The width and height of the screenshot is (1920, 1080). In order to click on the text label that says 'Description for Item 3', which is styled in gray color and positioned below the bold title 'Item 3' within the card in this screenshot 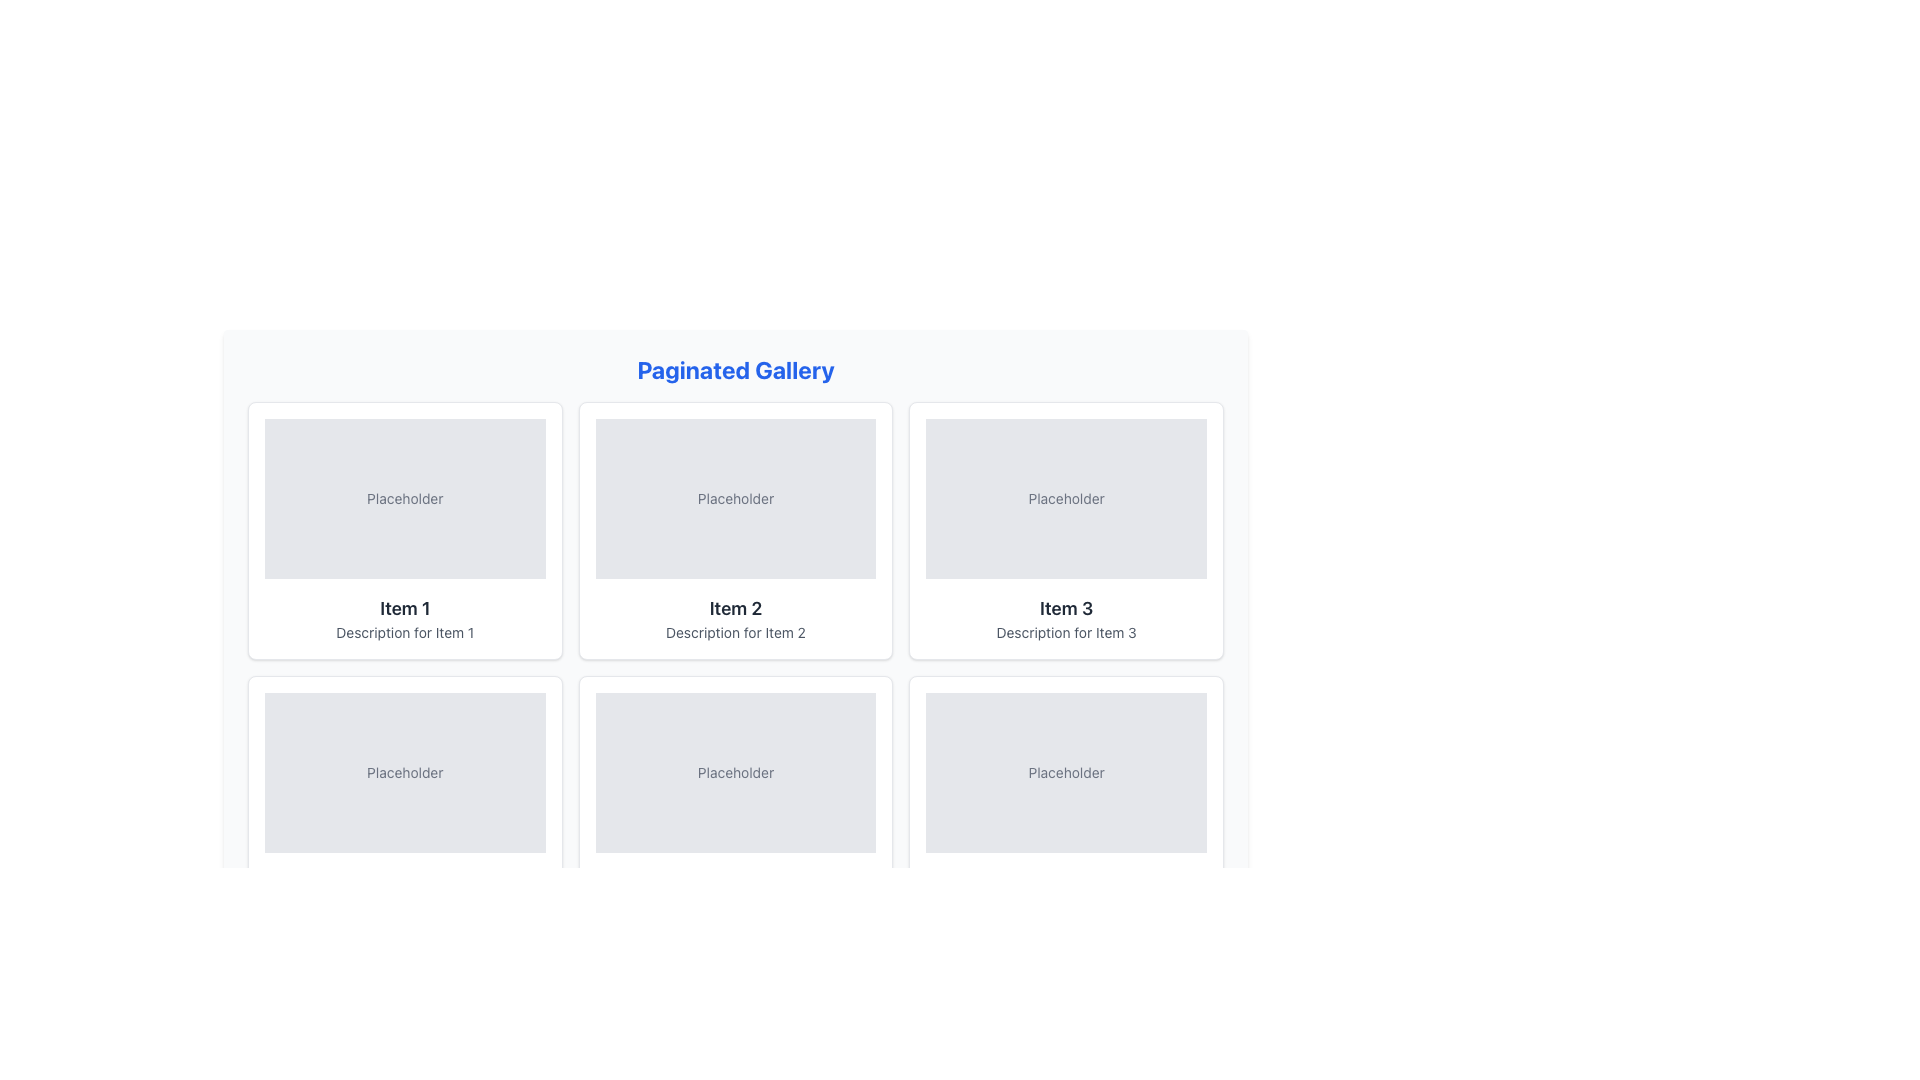, I will do `click(1065, 632)`.